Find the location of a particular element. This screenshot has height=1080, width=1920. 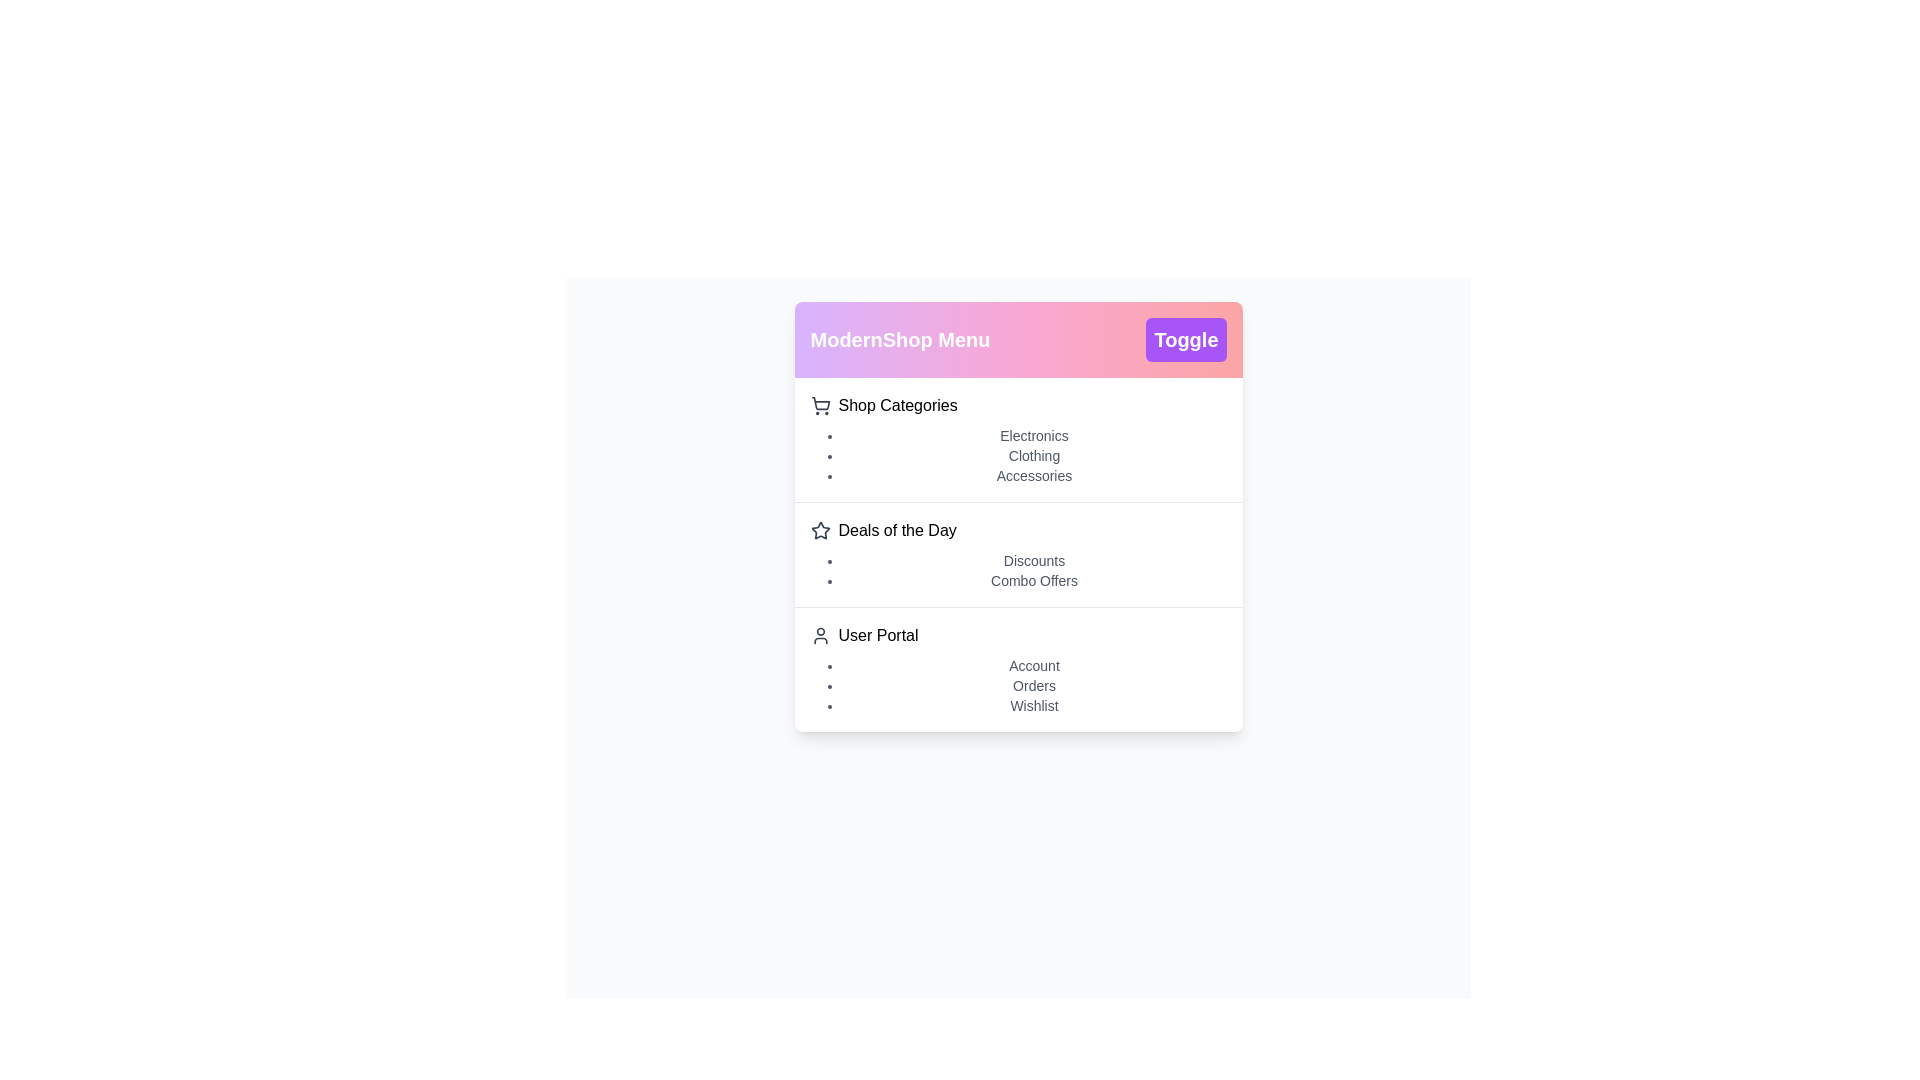

the icon next to Deals of the Day to explore it is located at coordinates (820, 530).